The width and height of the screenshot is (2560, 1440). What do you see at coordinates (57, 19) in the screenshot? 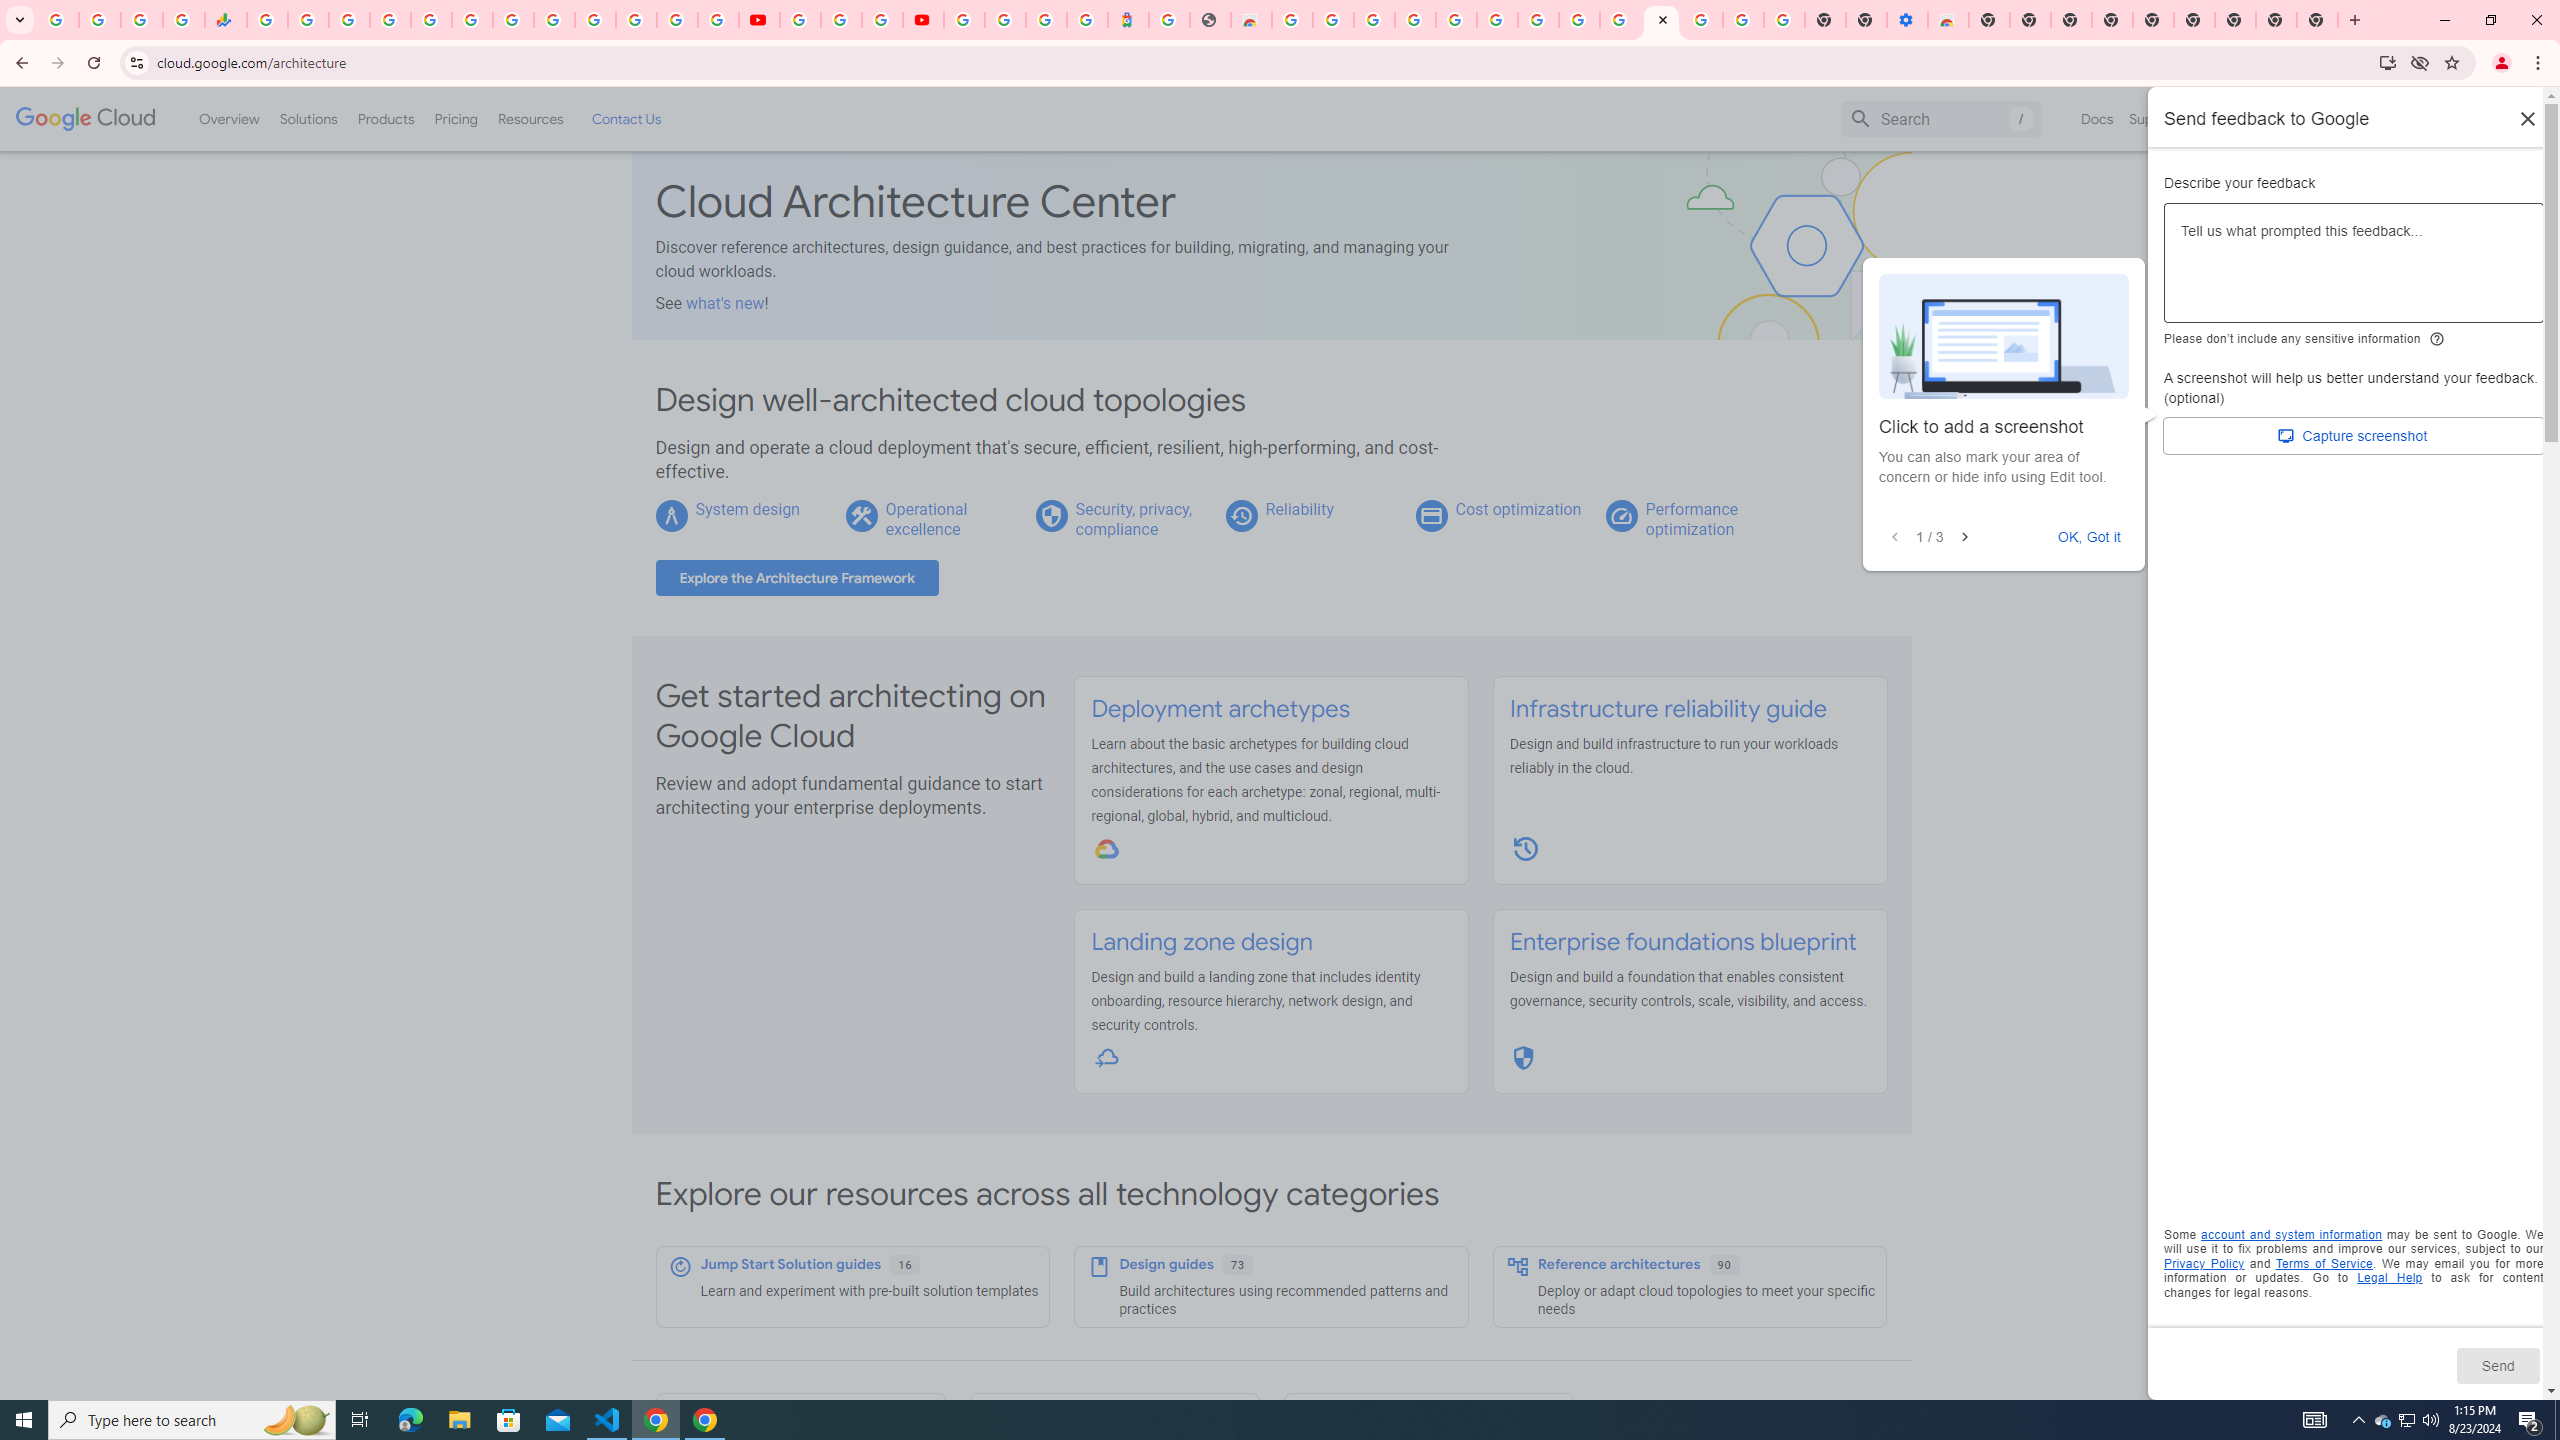
I see `'Google Workspace Admin Community'` at bounding box center [57, 19].